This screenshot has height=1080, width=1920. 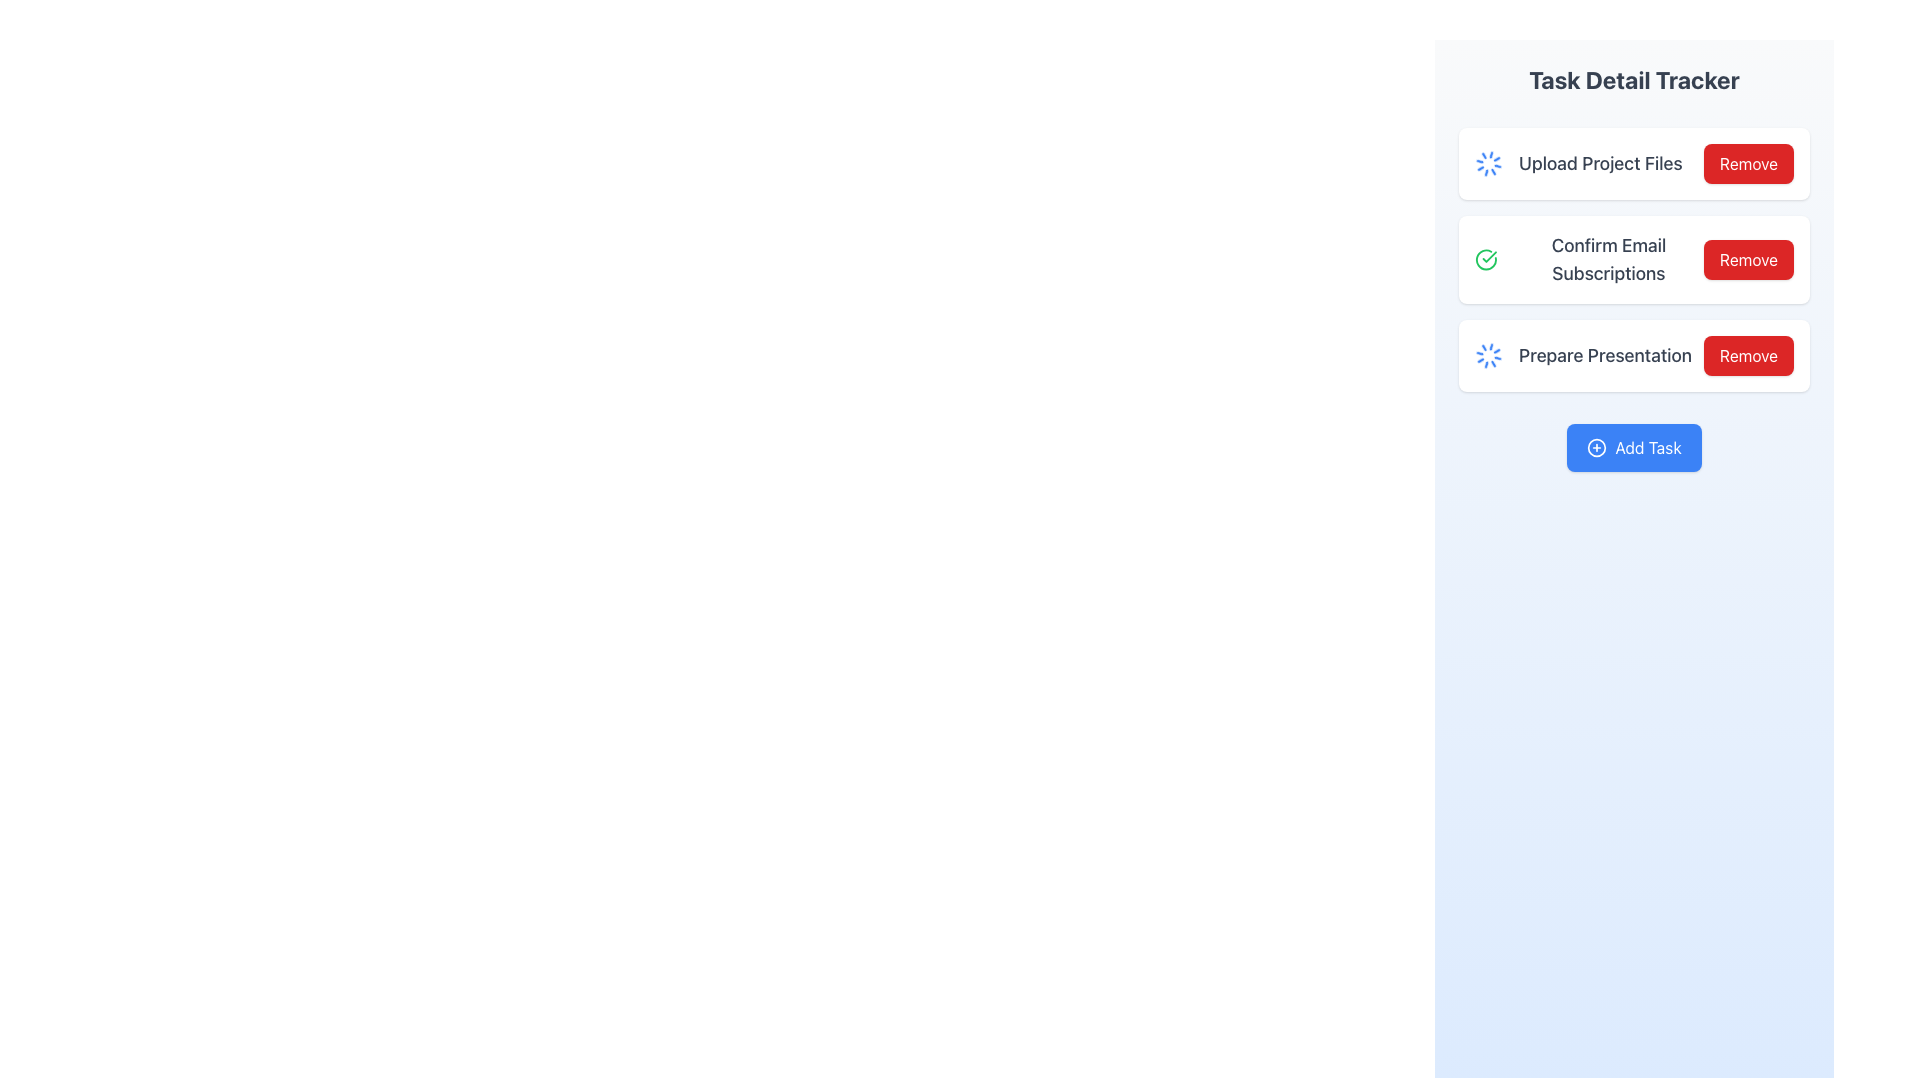 What do you see at coordinates (1608, 258) in the screenshot?
I see `the text label displaying 'Confirm Email Subscriptions' which is styled in gray and is located in the 'Task Detail Tracker' section, positioned between 'Upload Project Files' and 'Prepare Presentation'` at bounding box center [1608, 258].